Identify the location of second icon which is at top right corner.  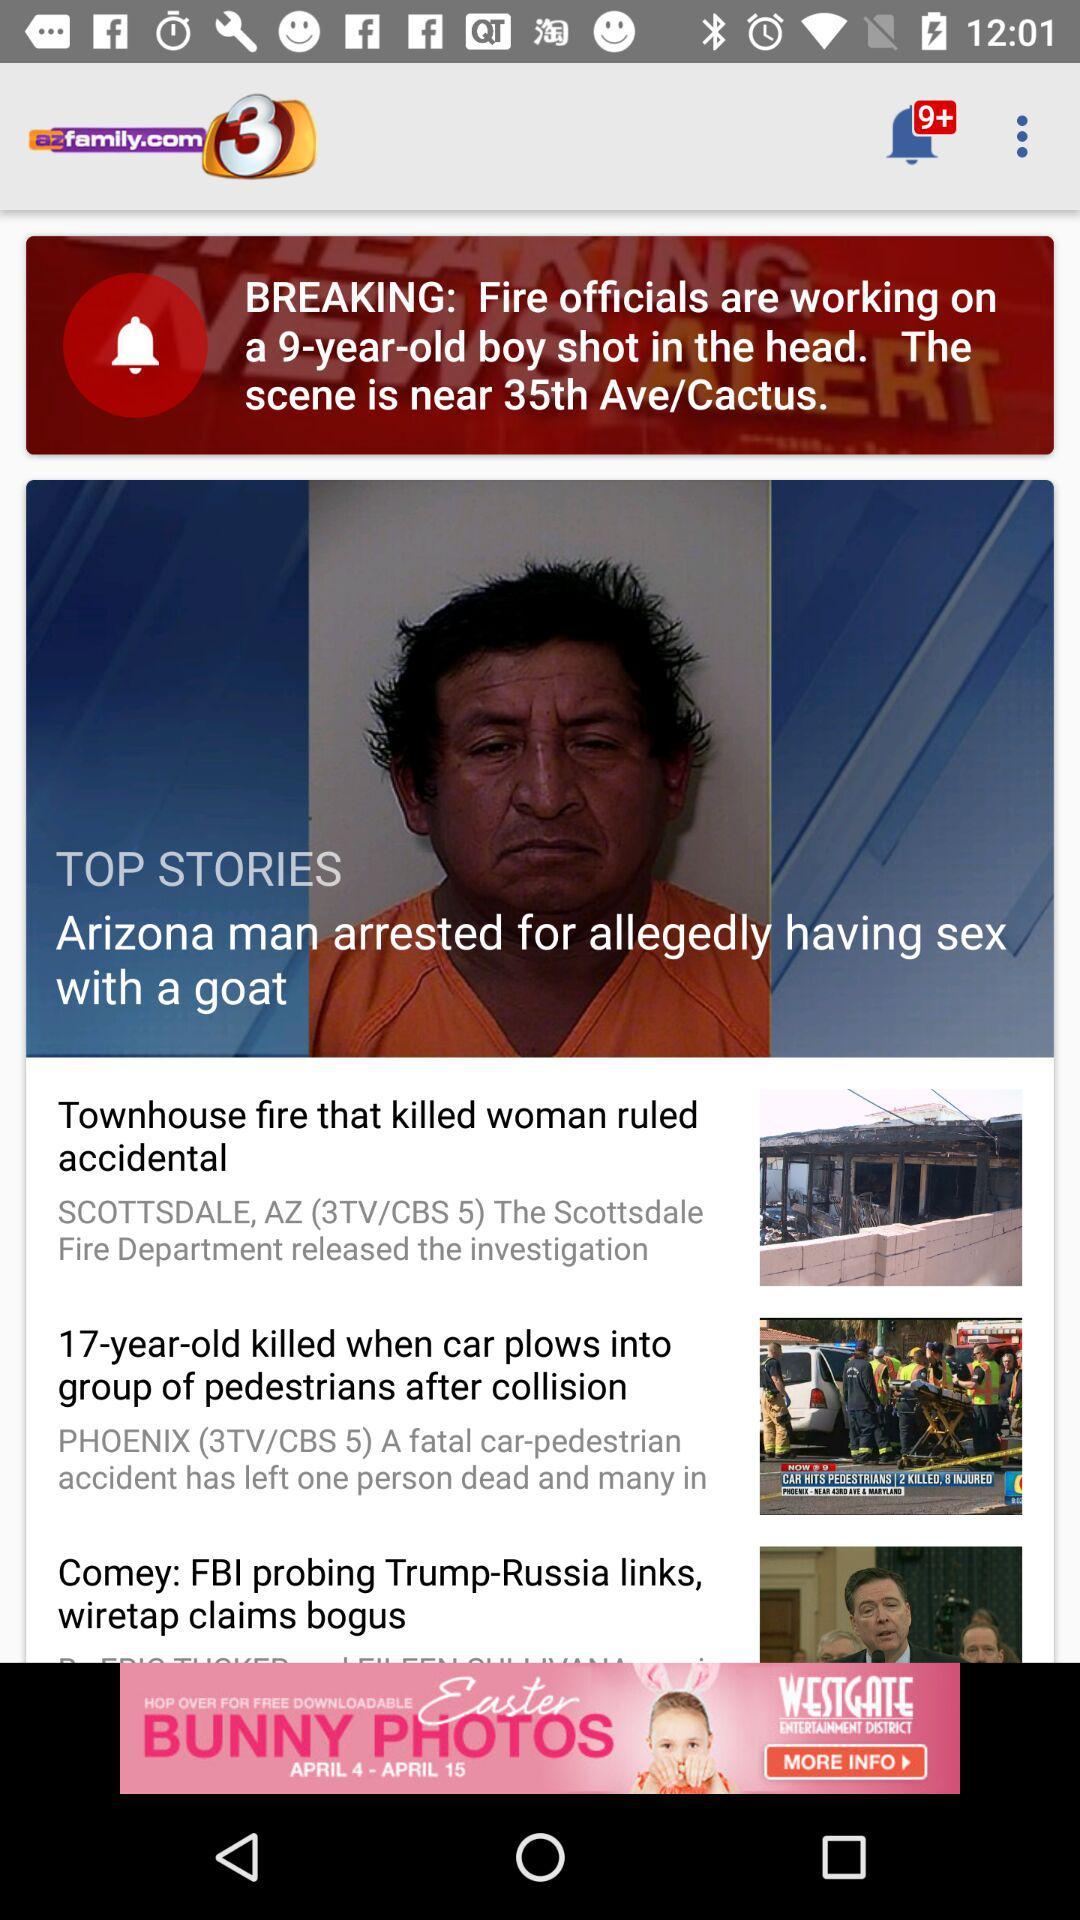
(1027, 136).